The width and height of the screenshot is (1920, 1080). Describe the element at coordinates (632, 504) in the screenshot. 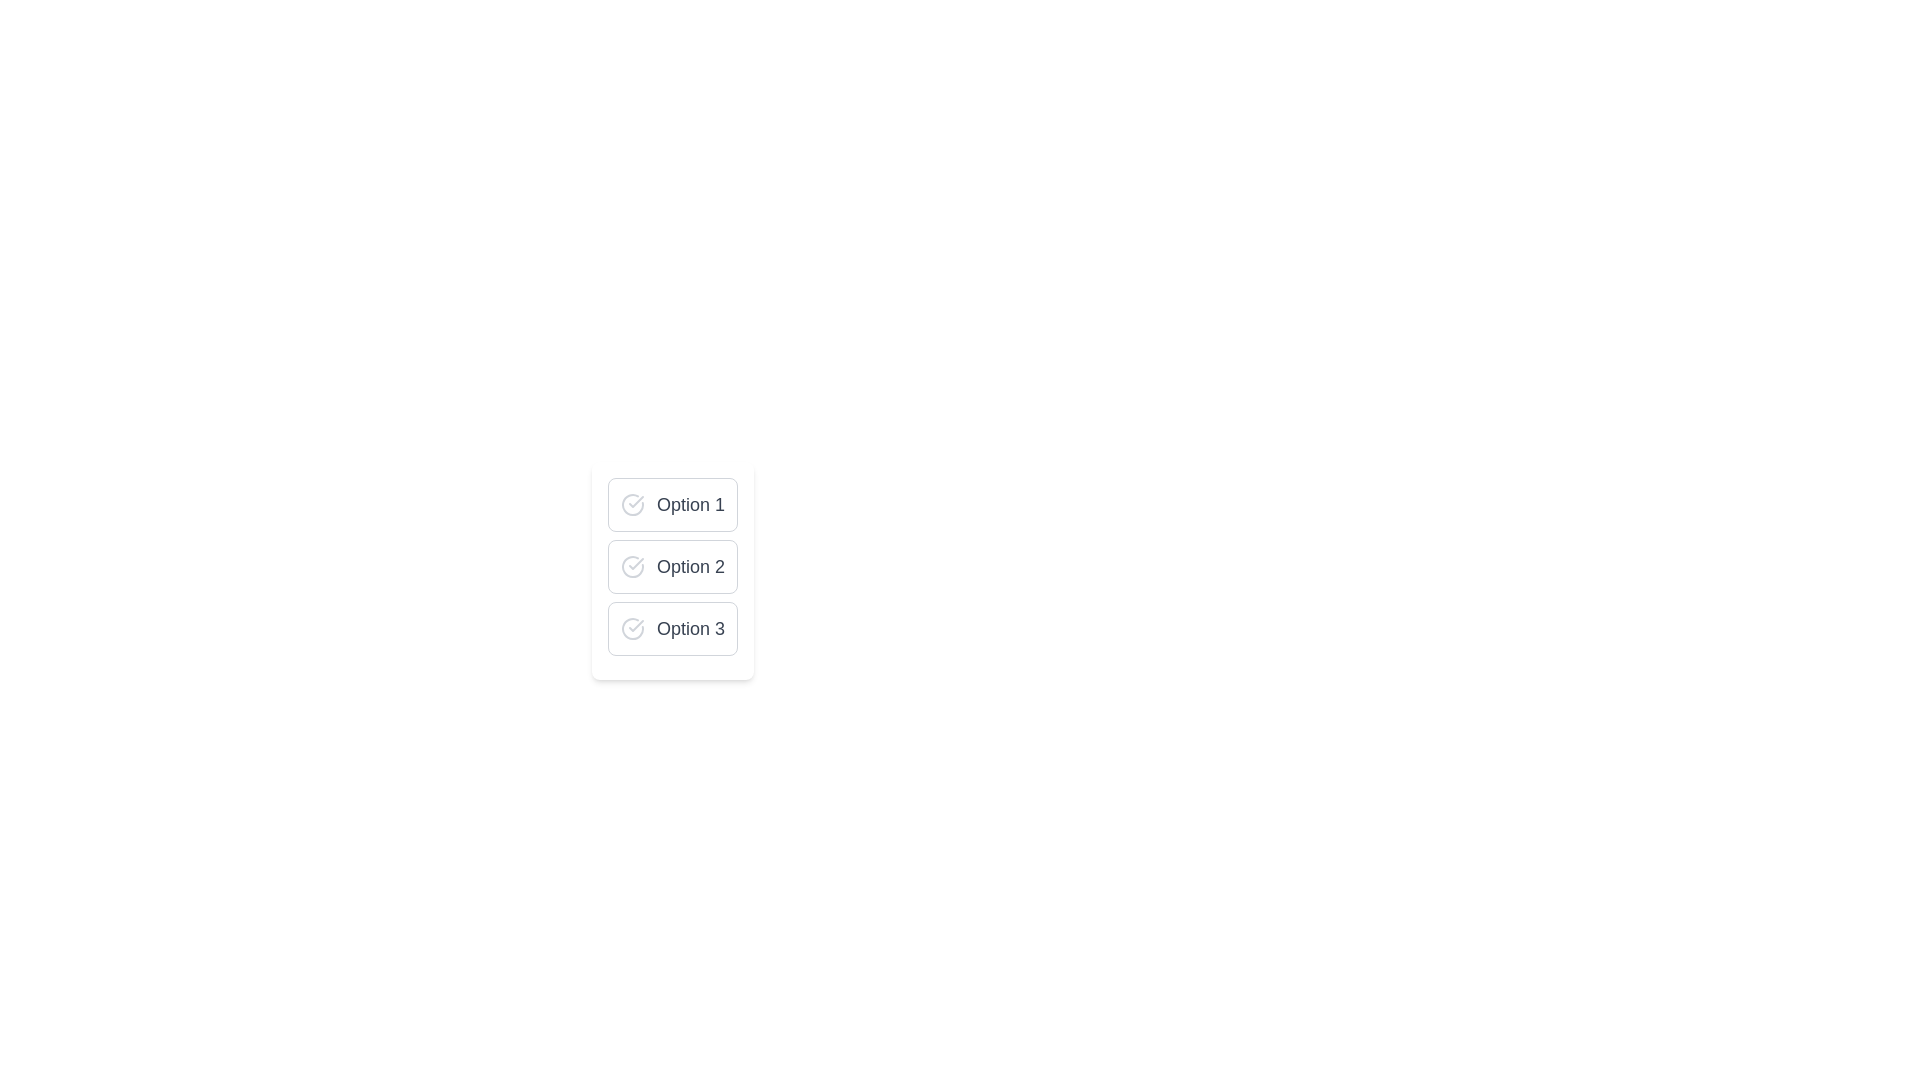

I see `the surrounding option row by clicking the first icon on the left that indicates selection or completion of 'Option 1'` at that location.